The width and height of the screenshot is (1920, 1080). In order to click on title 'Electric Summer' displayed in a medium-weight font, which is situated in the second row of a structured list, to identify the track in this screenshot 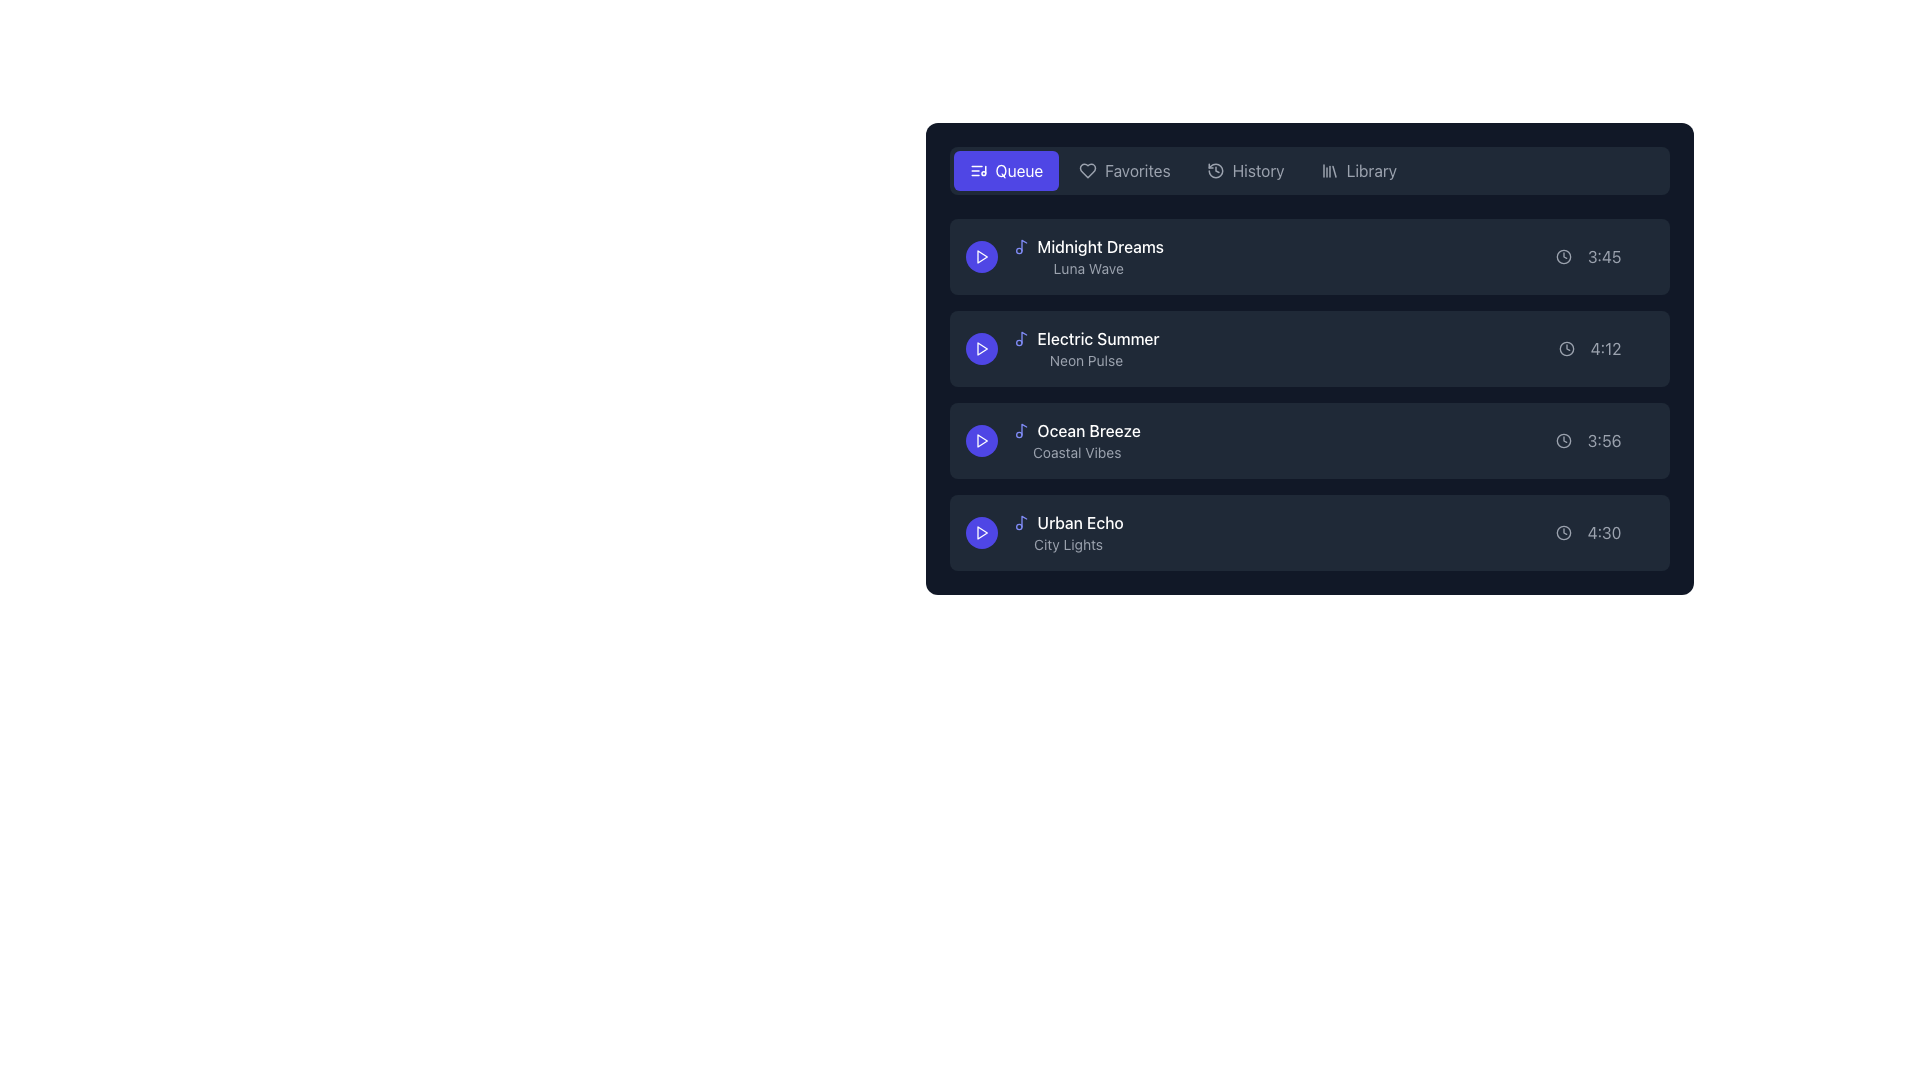, I will do `click(1097, 338)`.